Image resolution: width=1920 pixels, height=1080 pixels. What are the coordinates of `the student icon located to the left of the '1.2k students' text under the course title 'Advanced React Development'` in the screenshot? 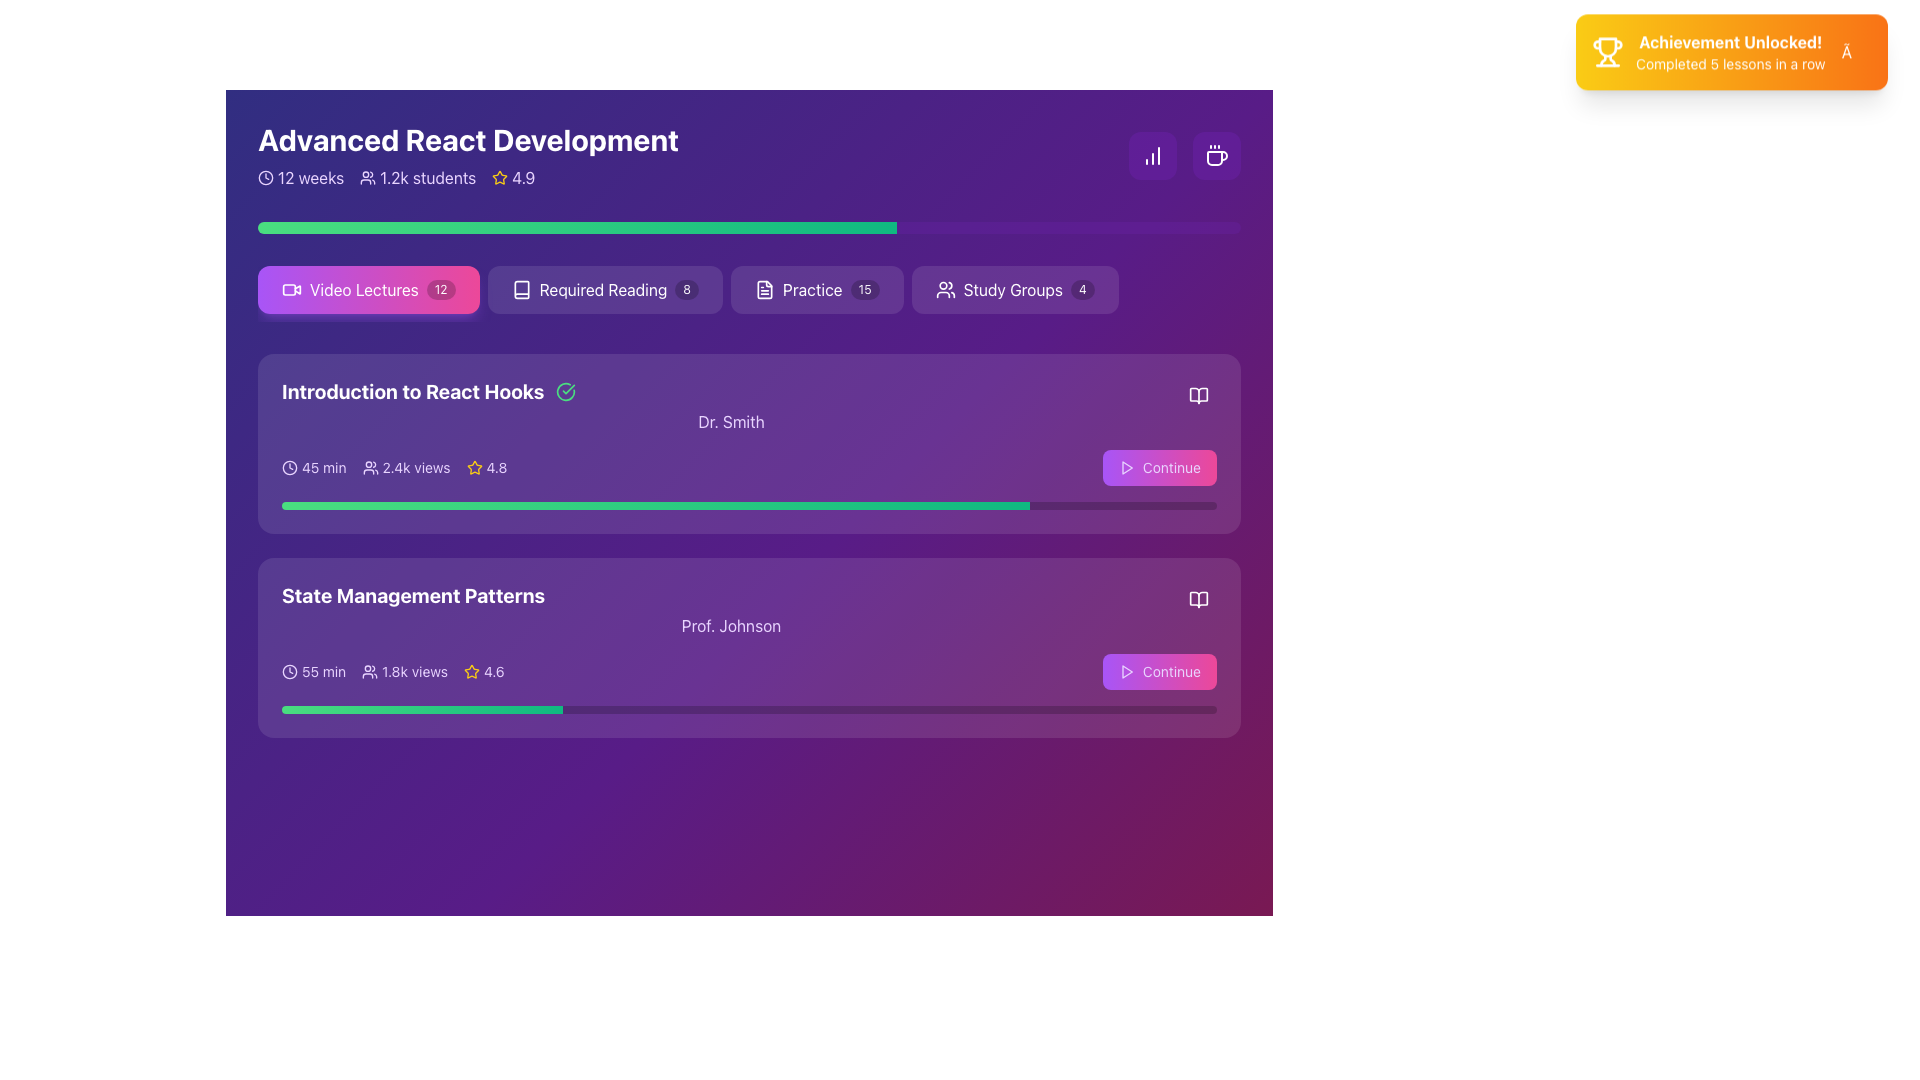 It's located at (368, 176).